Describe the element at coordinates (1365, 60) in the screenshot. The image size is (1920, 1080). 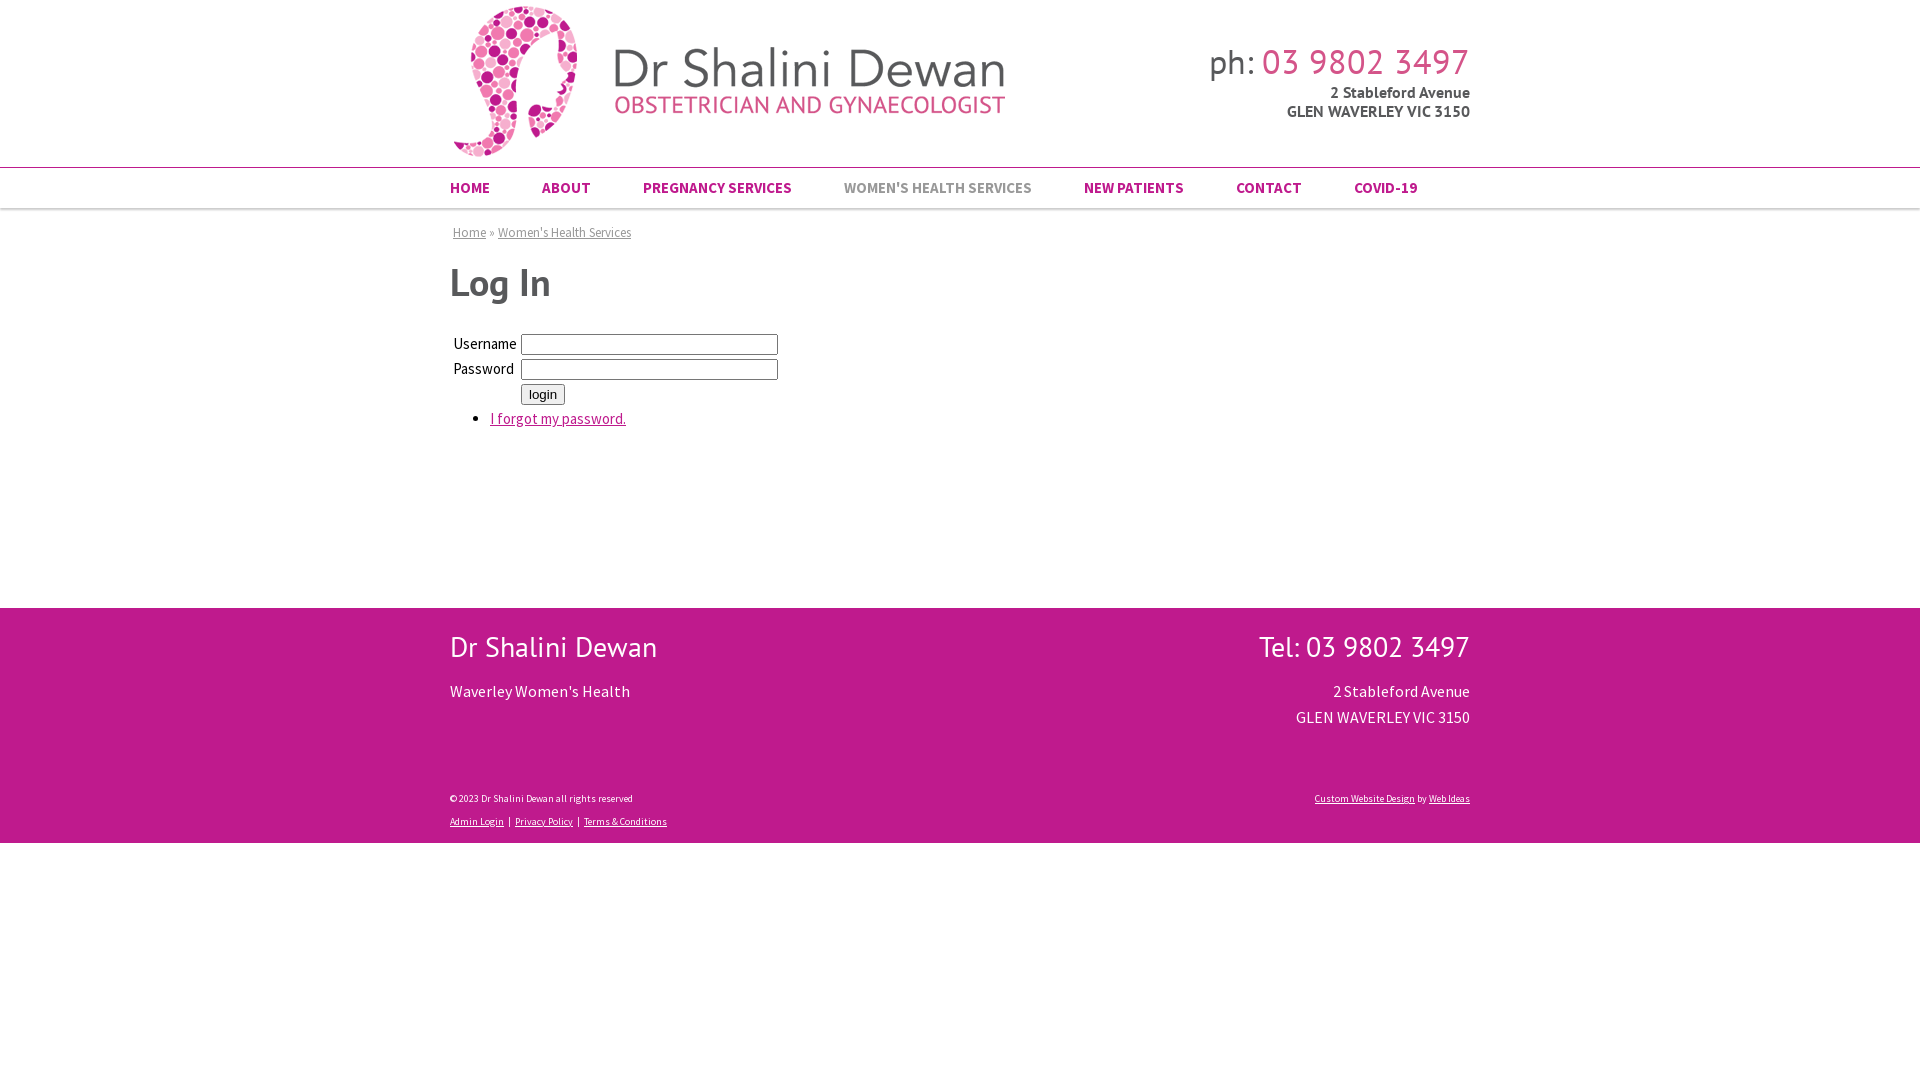
I see `'03 9802 3497'` at that location.